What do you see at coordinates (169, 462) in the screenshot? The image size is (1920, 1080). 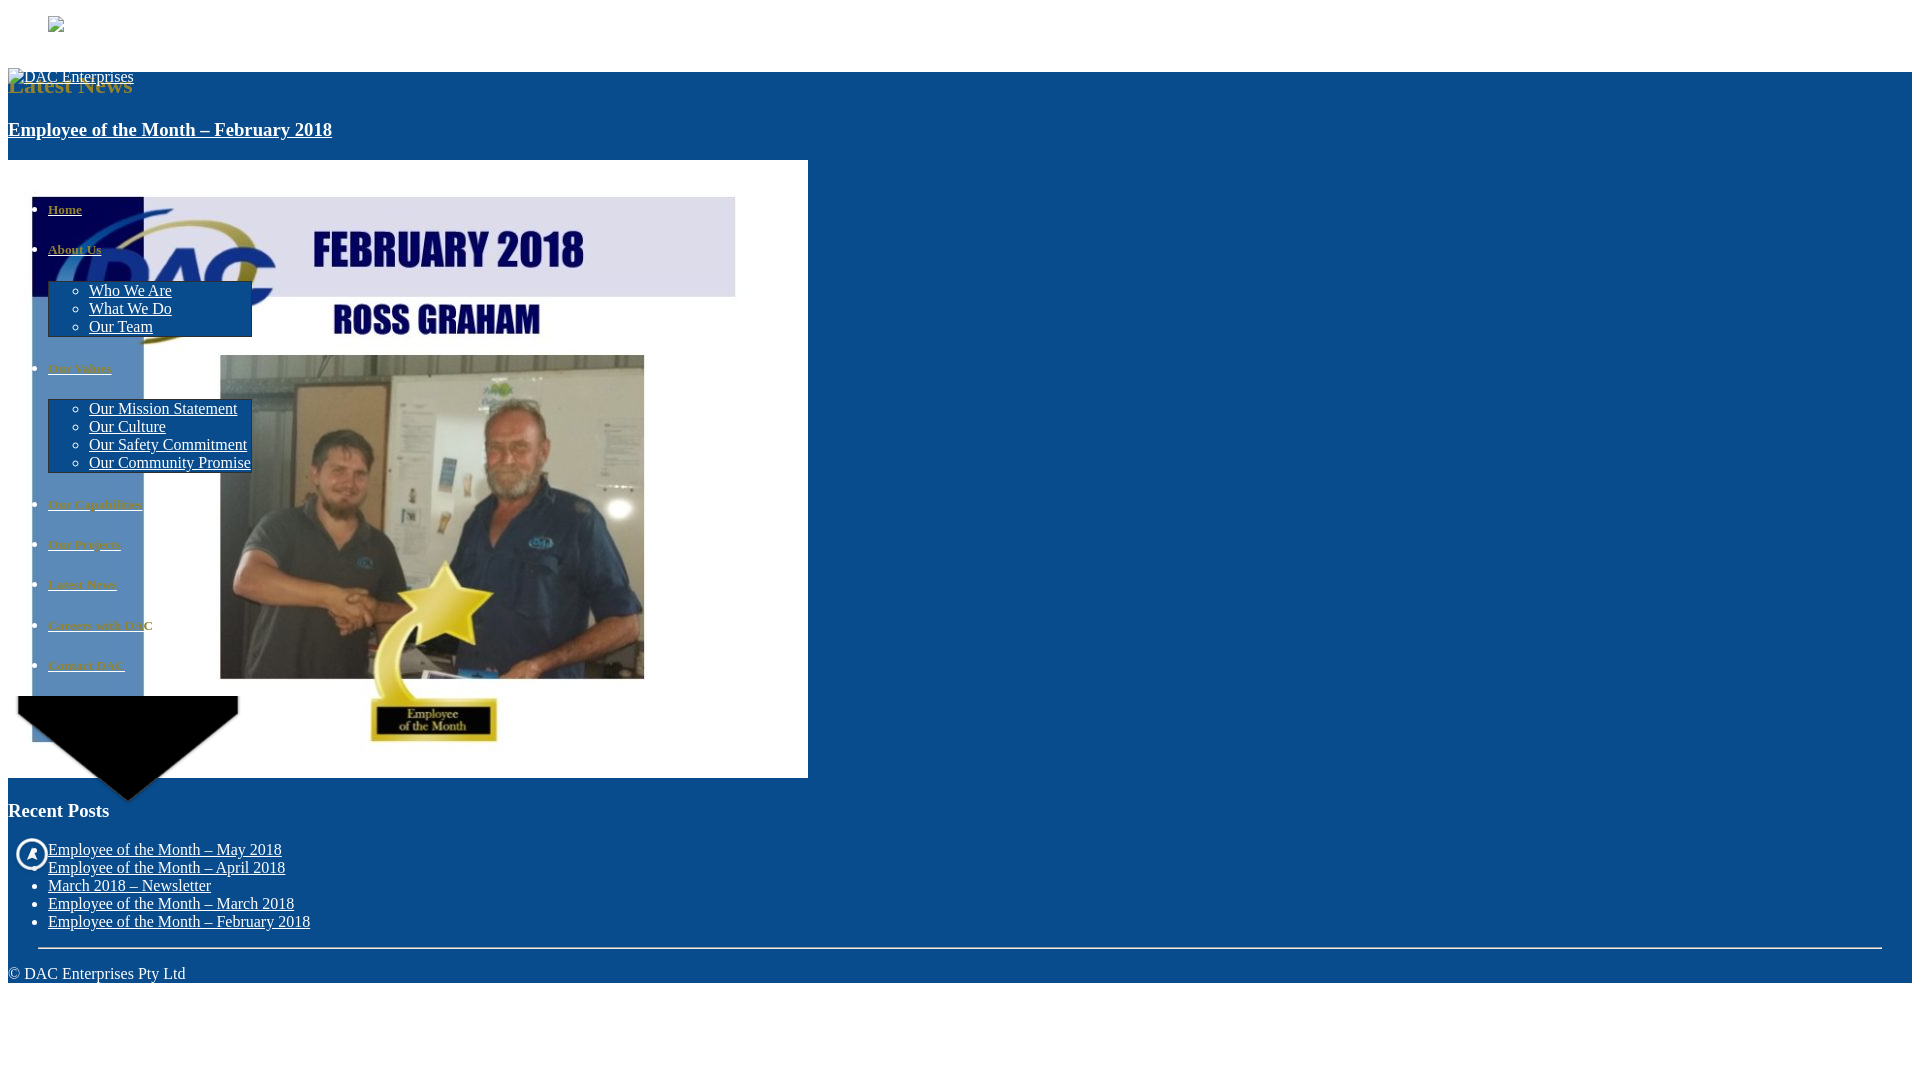 I see `'Our Community Promise'` at bounding box center [169, 462].